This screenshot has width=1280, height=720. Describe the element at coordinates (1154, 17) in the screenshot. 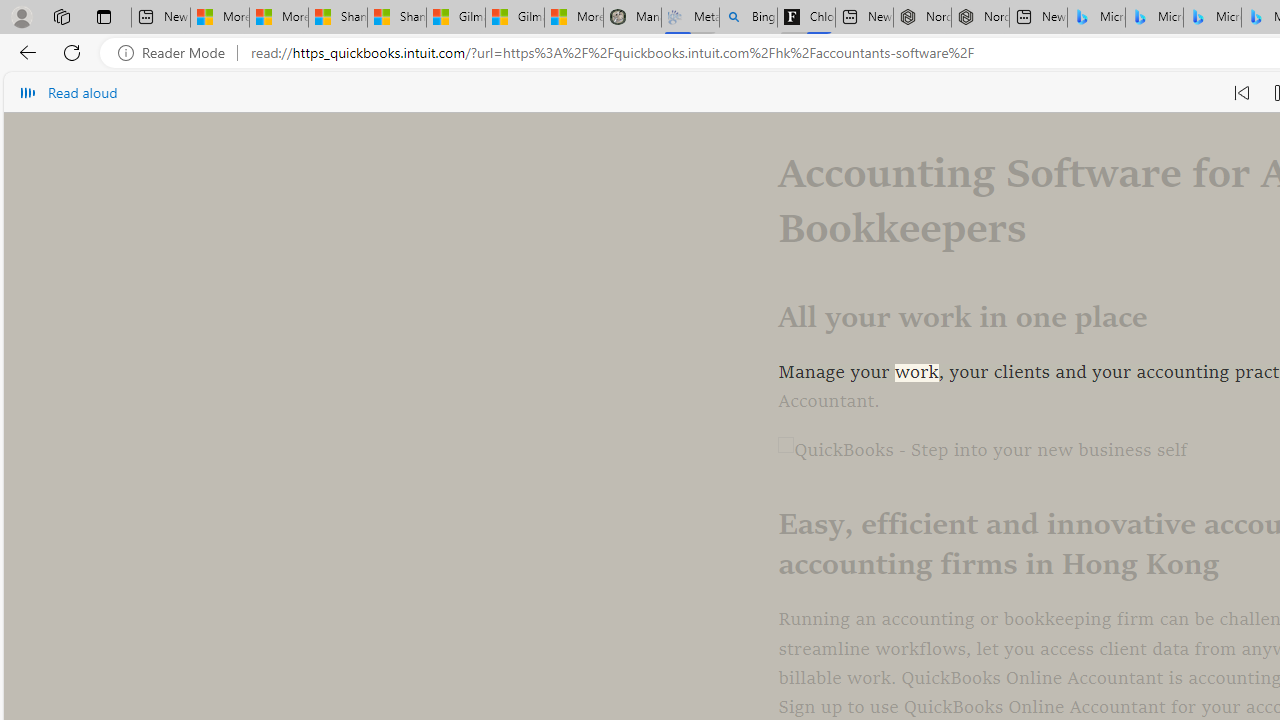

I see `'Microsoft Bing Travel - Stays in Bangkok, Bangkok, Thailand'` at that location.